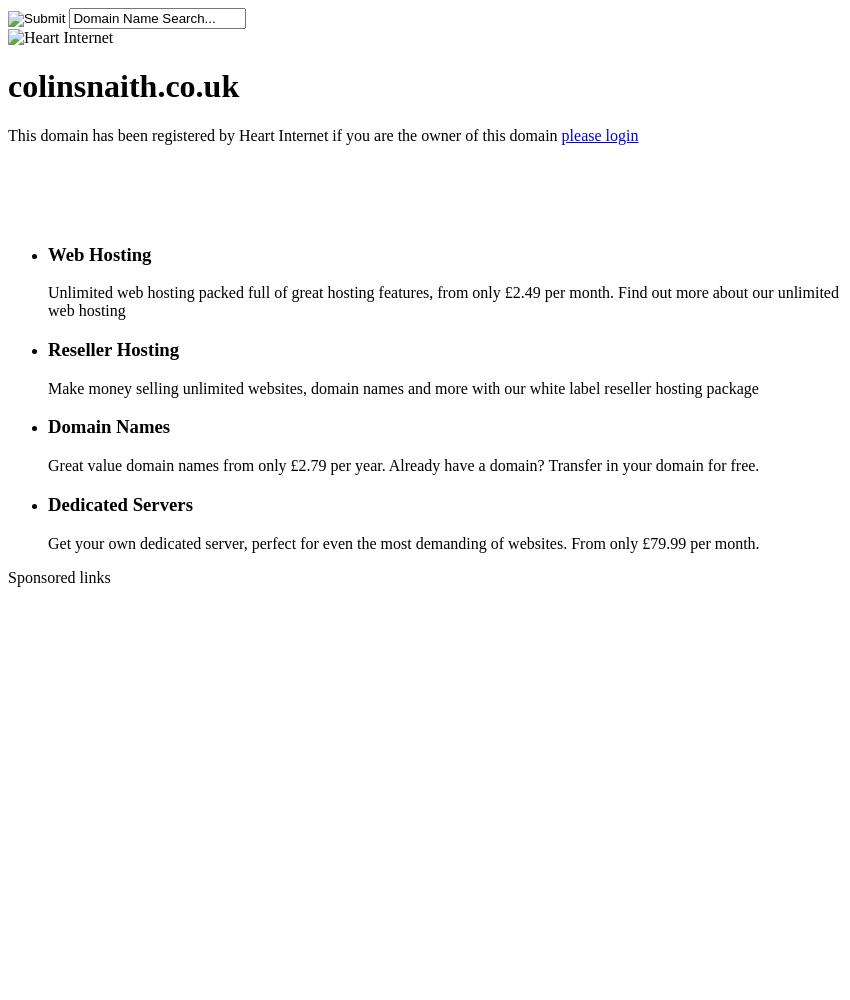 This screenshot has width=850, height=1000. What do you see at coordinates (403, 464) in the screenshot?
I see `'Great value domain names from only £2.79 per year. Already have a domain? Transfer in your domain for free.'` at bounding box center [403, 464].